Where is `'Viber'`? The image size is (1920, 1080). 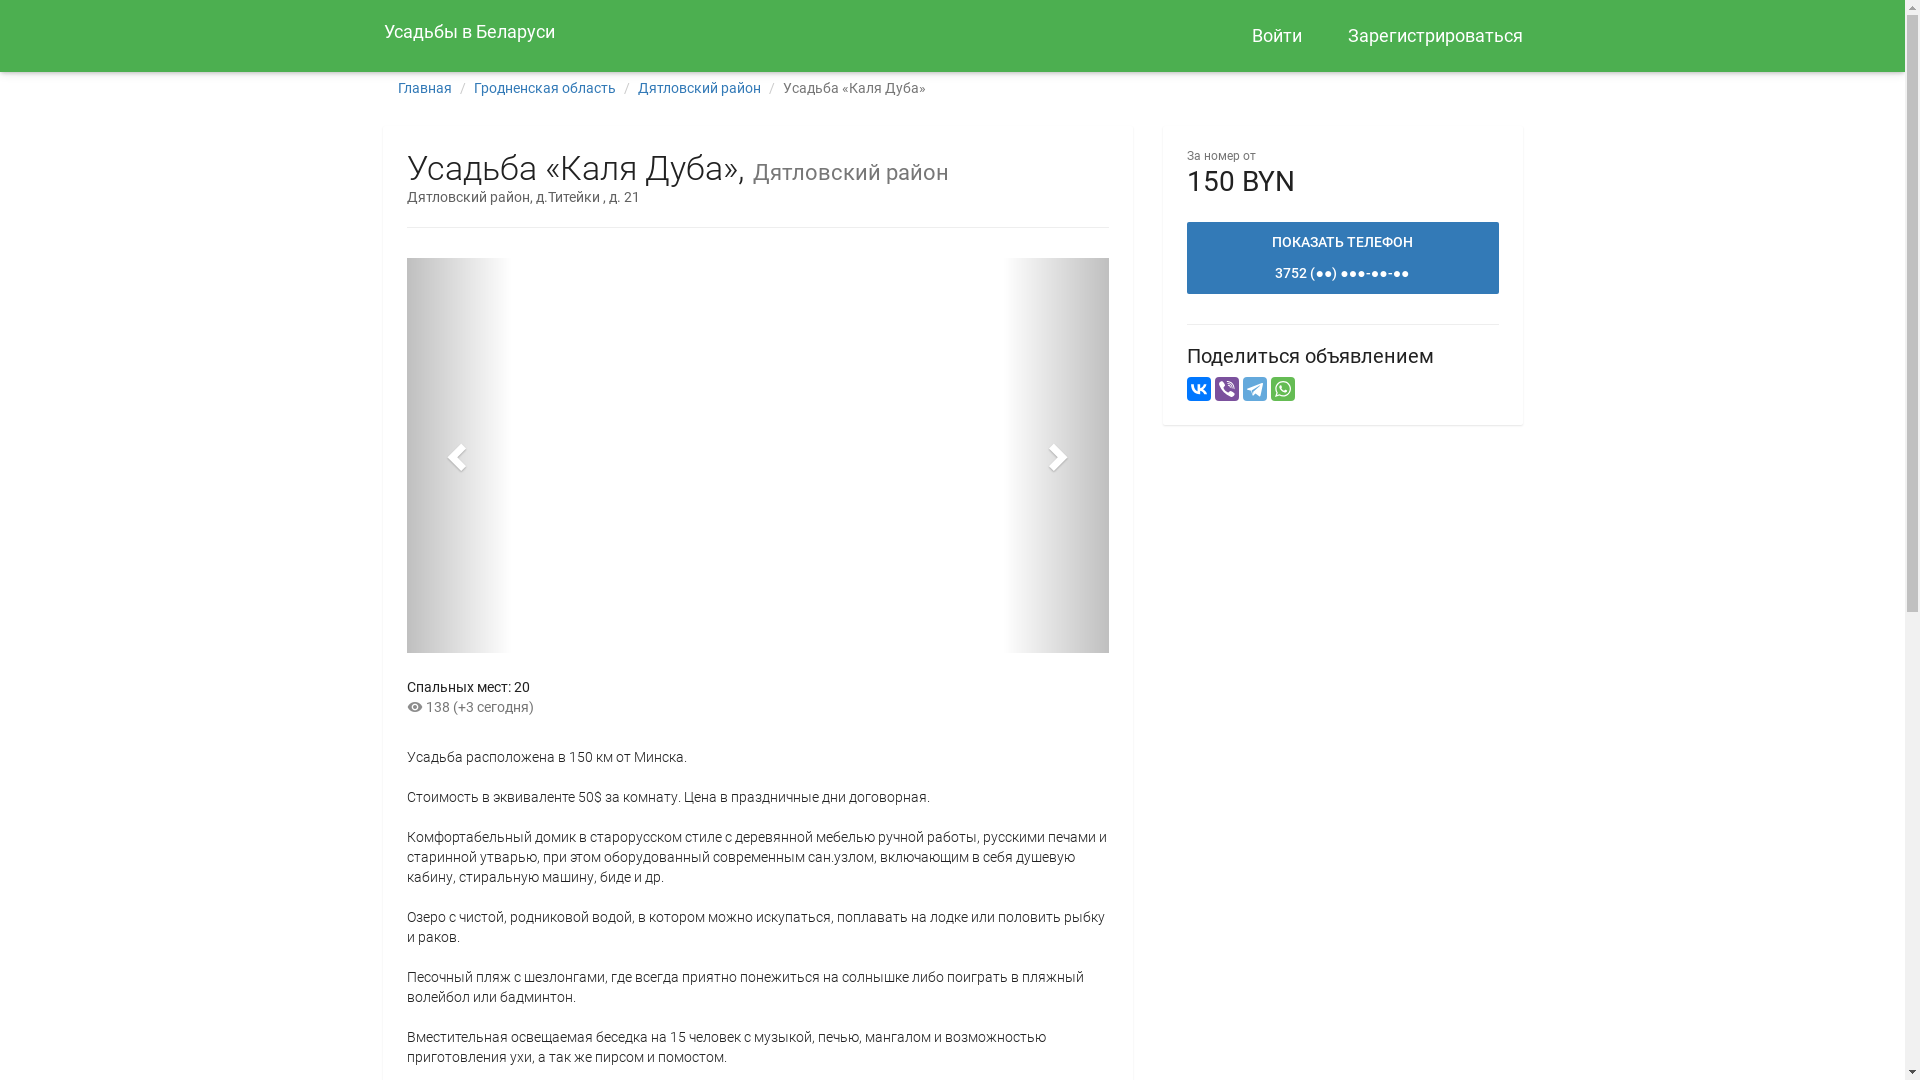
'Viber' is located at coordinates (1224, 389).